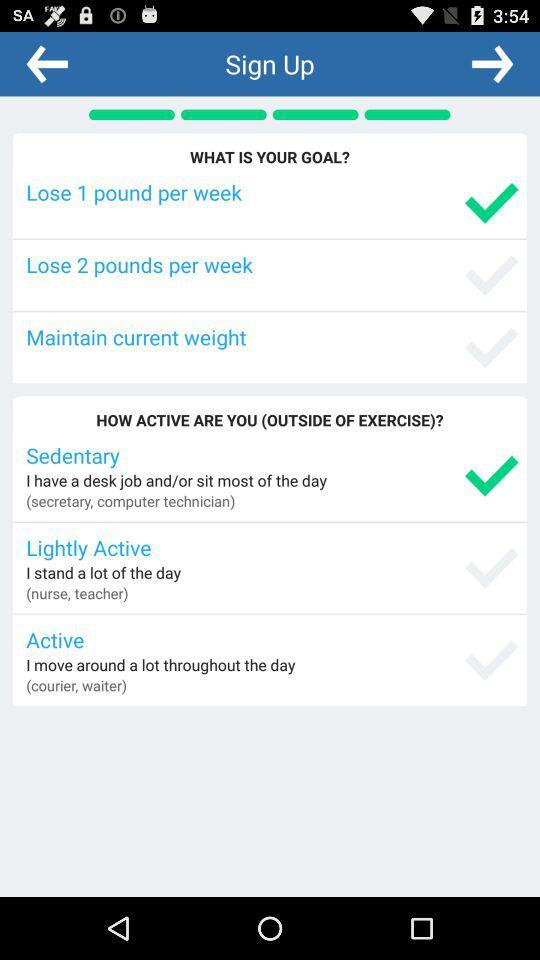 The height and width of the screenshot is (960, 540). What do you see at coordinates (159, 664) in the screenshot?
I see `the app below the active icon` at bounding box center [159, 664].